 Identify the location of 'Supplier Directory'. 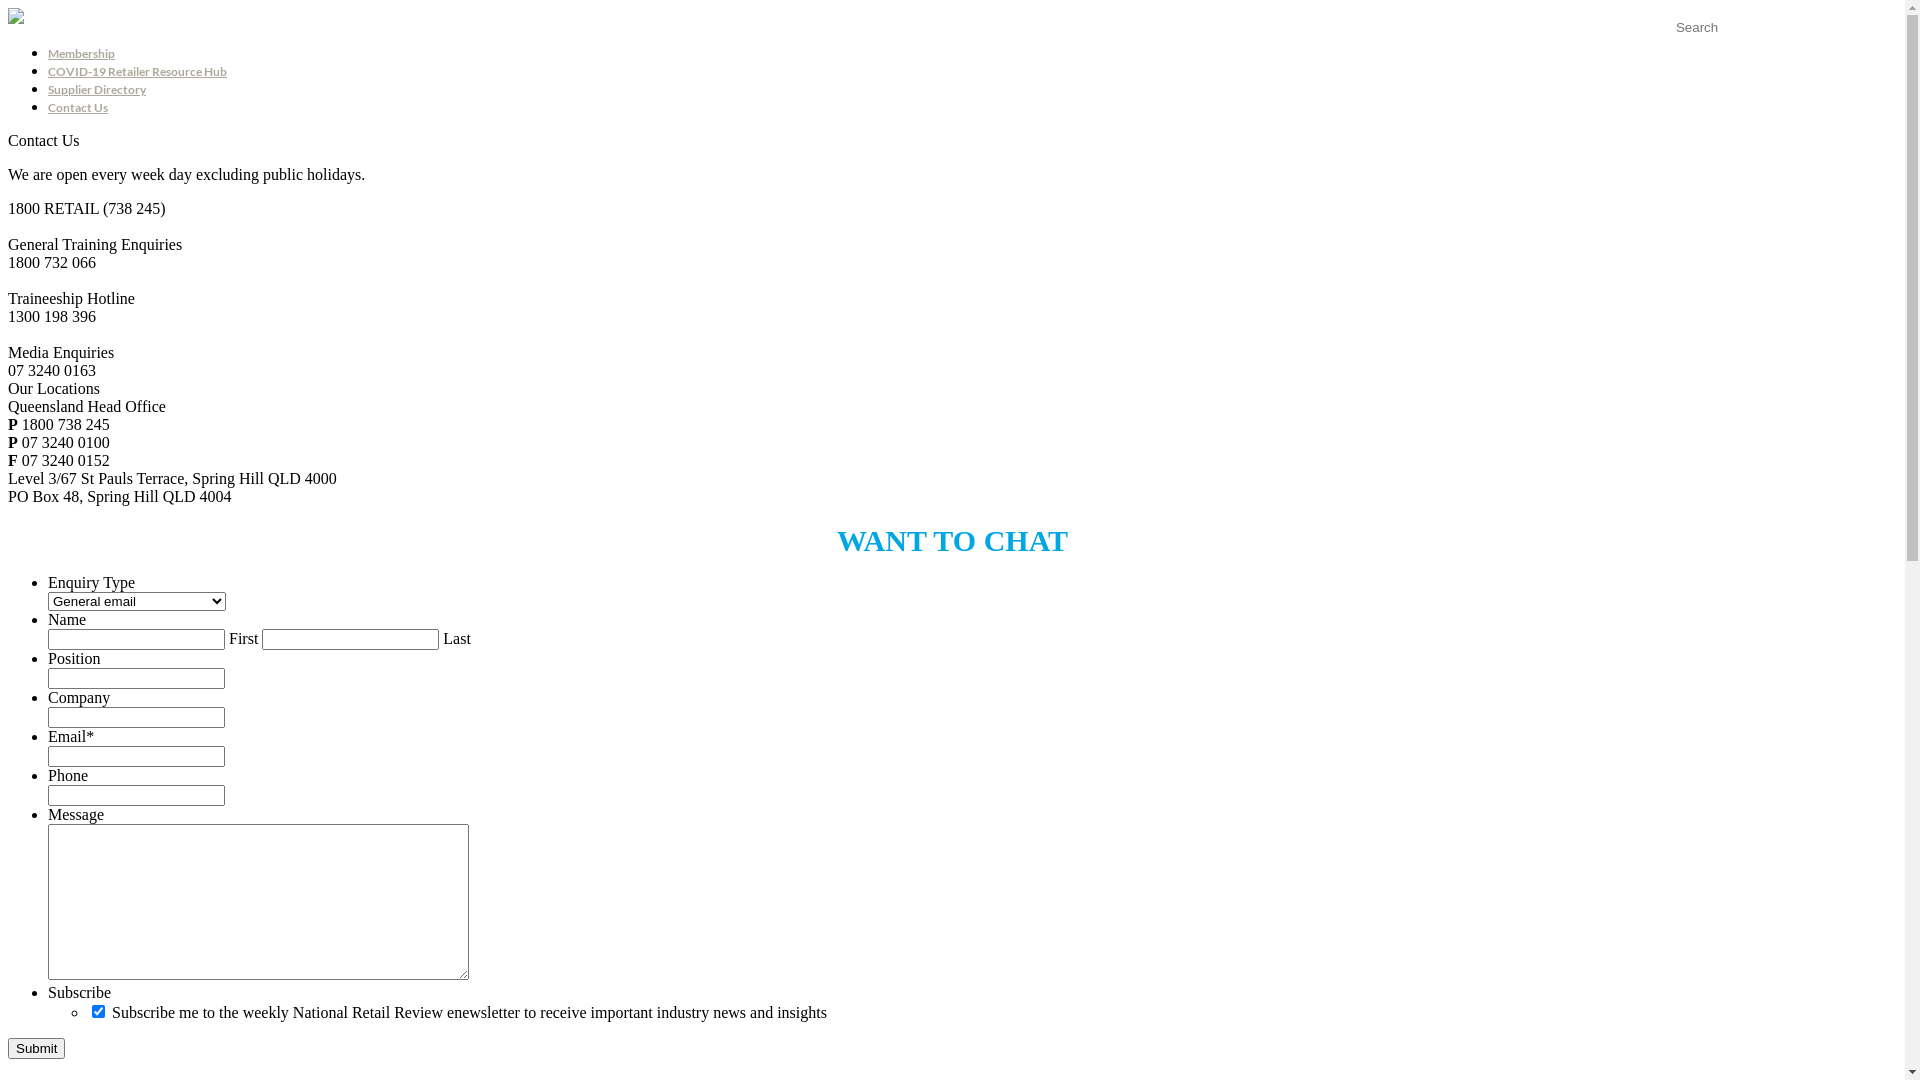
(95, 88).